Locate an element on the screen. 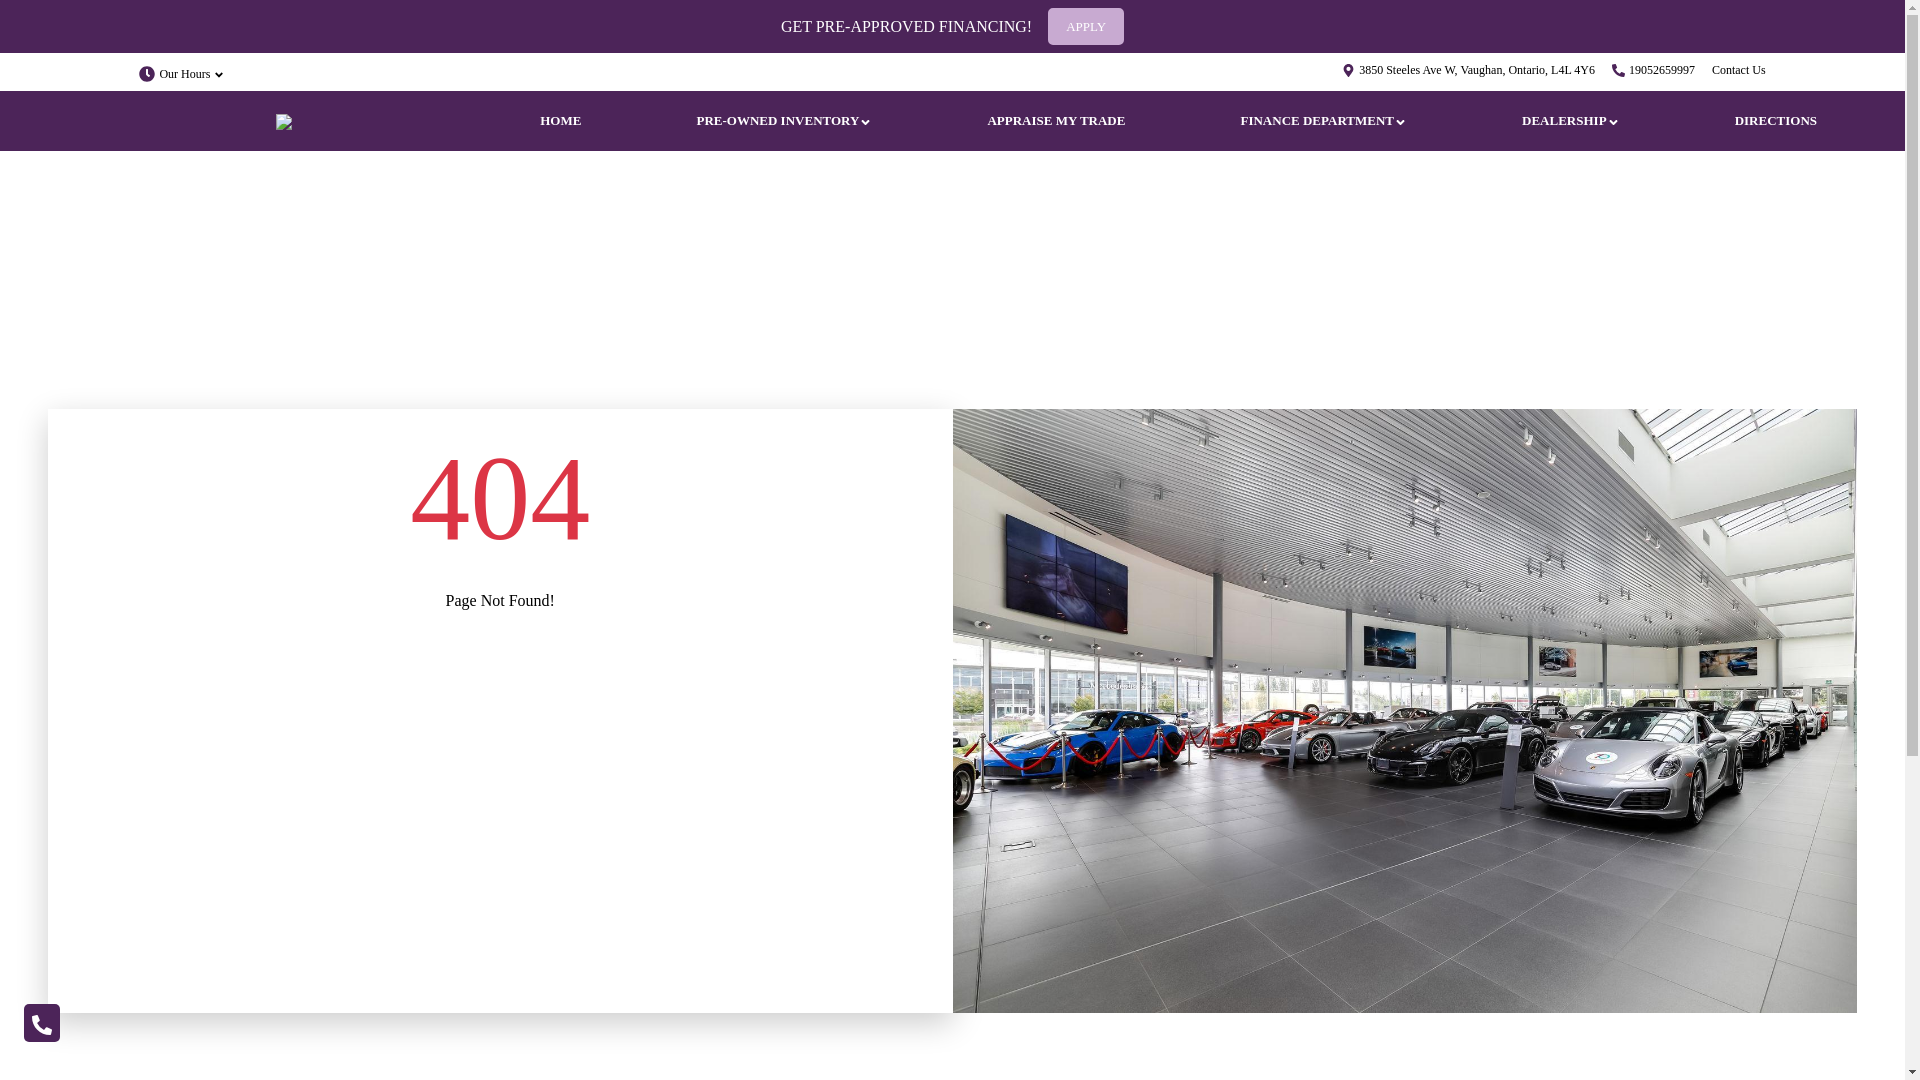 Image resolution: width=1920 pixels, height=1080 pixels. 'APPRAISE MY TRADE' is located at coordinates (1055, 120).